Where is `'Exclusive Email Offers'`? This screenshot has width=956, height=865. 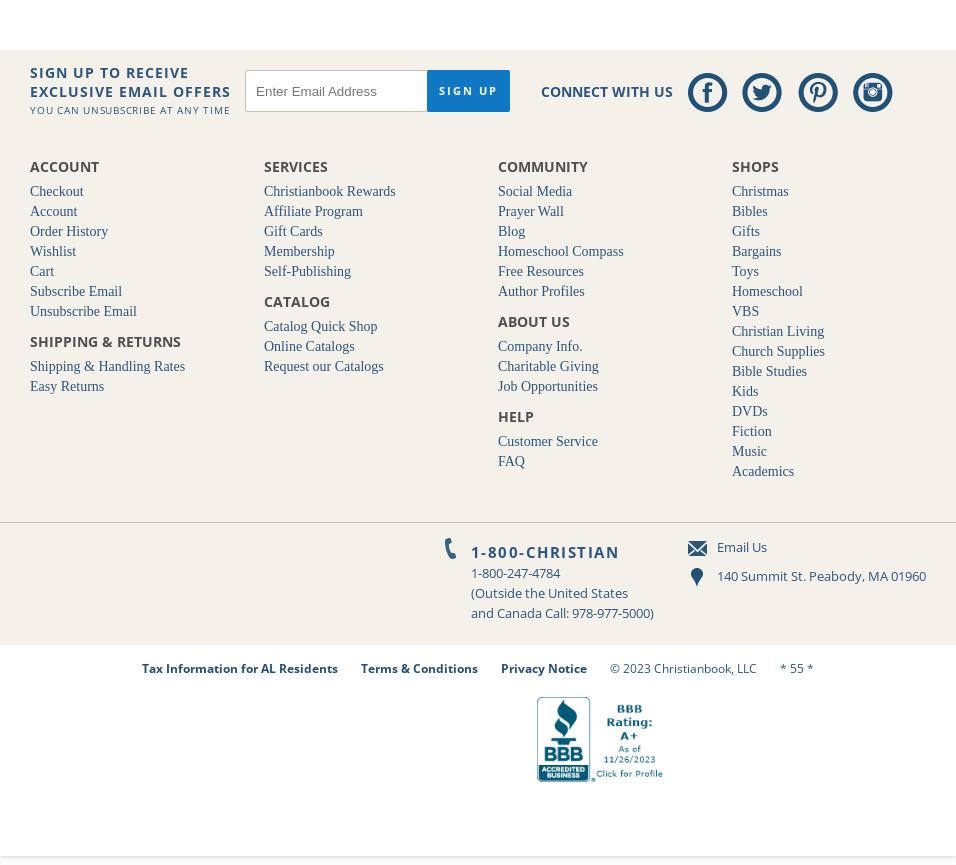
'Exclusive Email Offers' is located at coordinates (130, 91).